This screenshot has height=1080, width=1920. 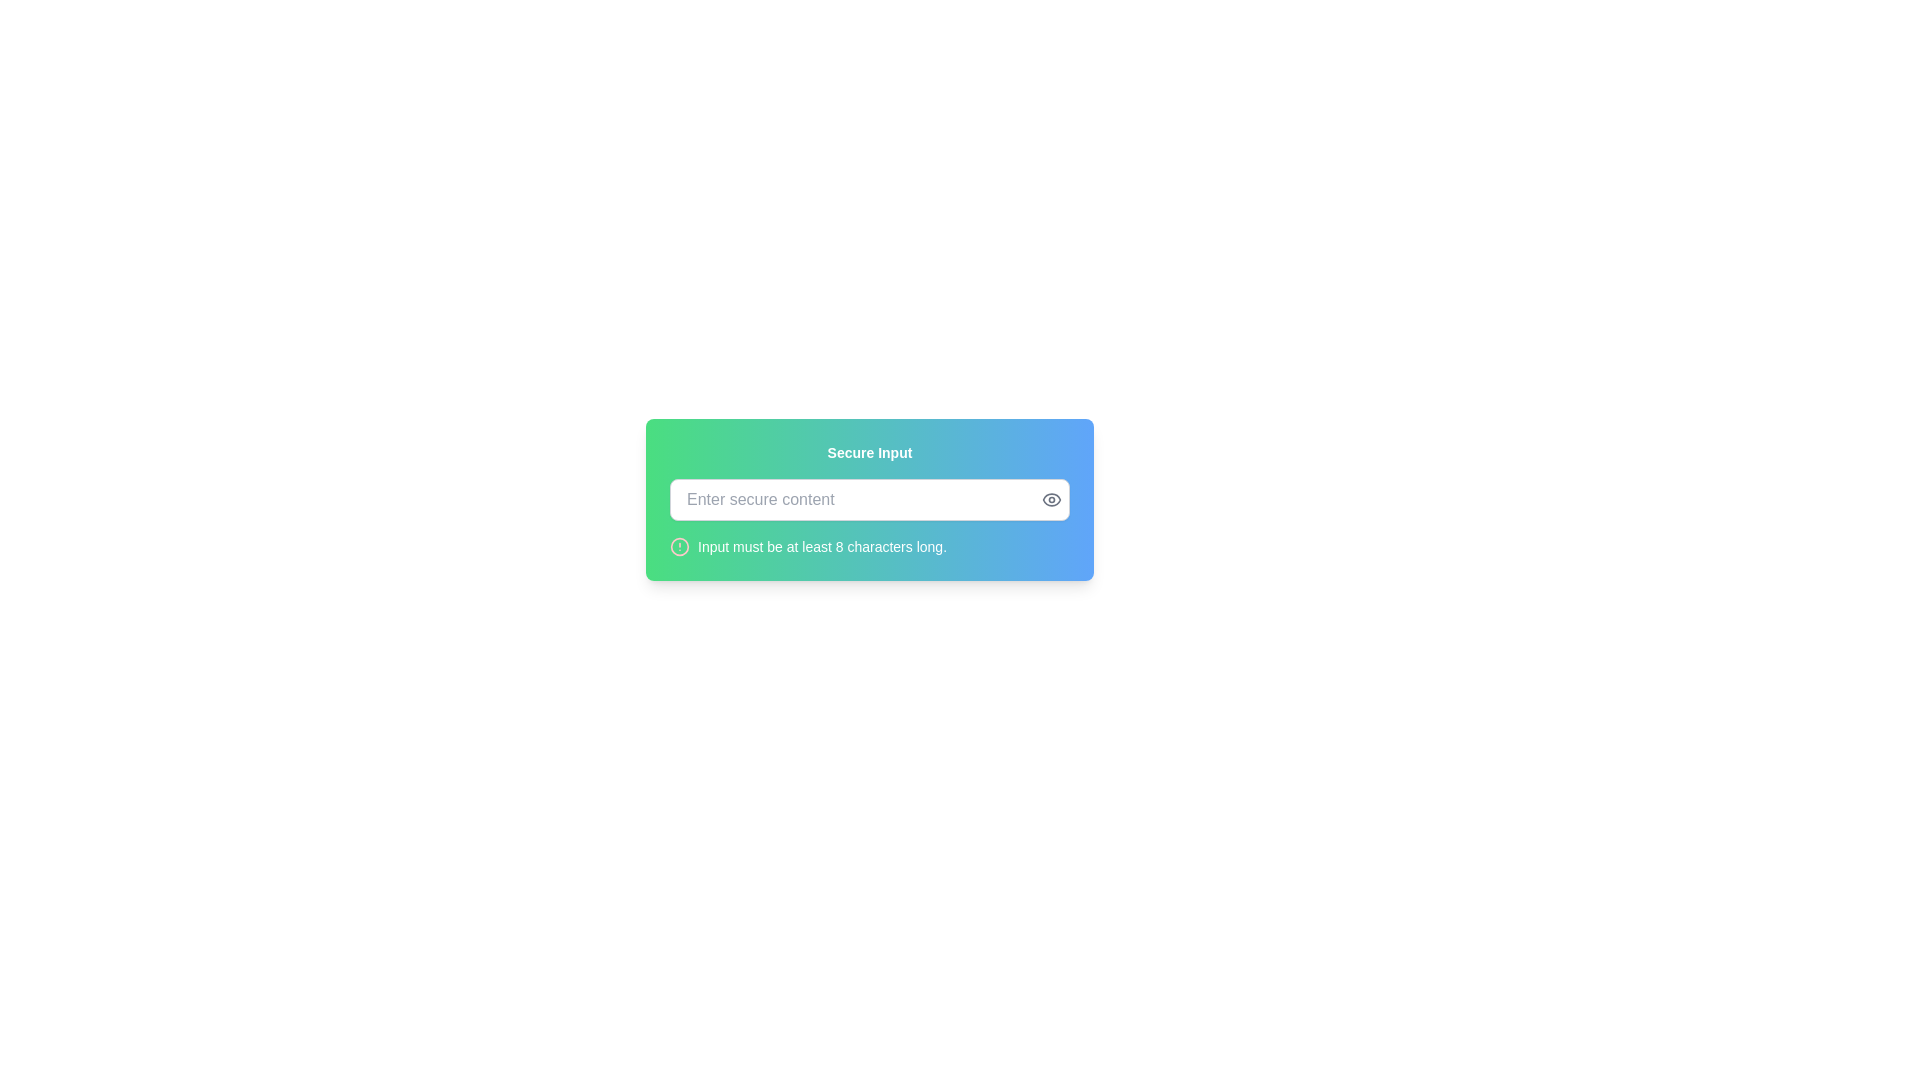 What do you see at coordinates (680, 547) in the screenshot?
I see `the Circular warning icon located to the left of the warning message indicating a validation error` at bounding box center [680, 547].